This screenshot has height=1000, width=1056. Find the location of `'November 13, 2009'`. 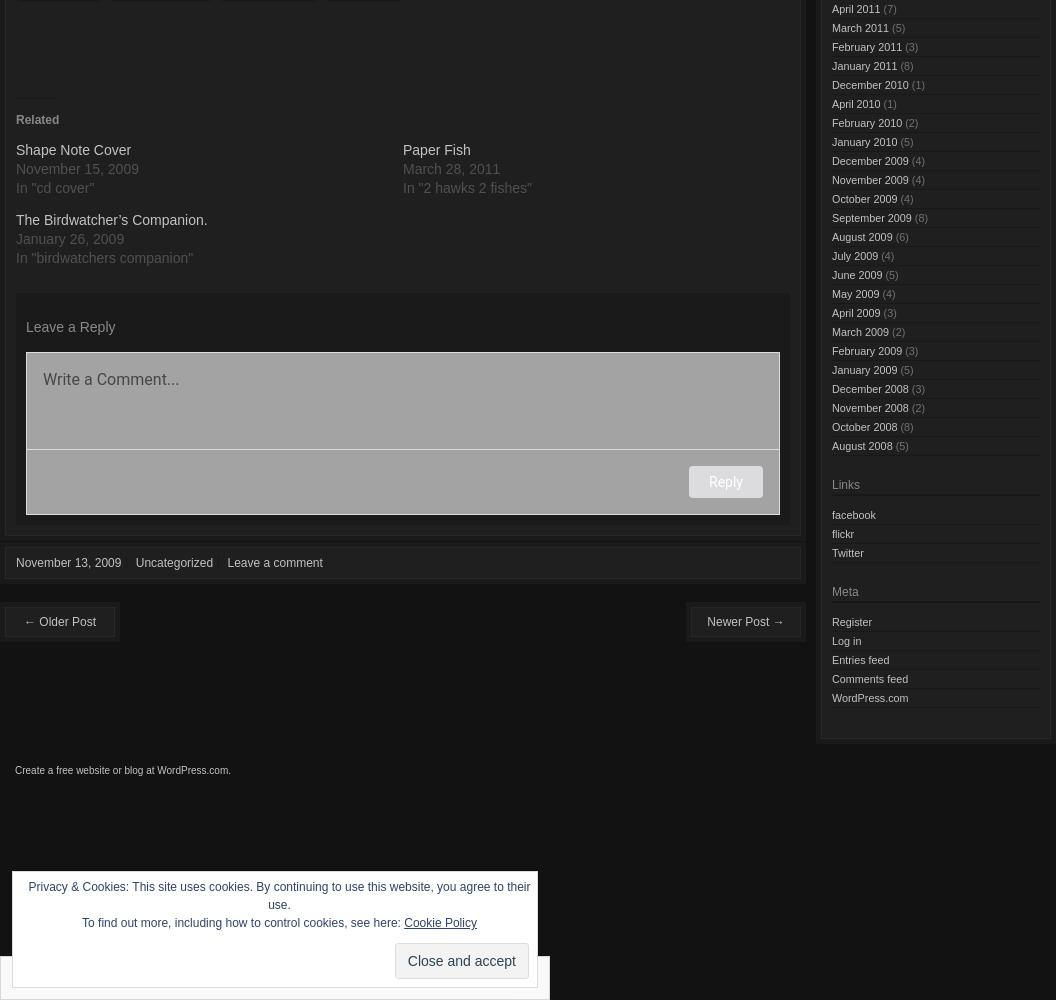

'November 13, 2009' is located at coordinates (16, 562).